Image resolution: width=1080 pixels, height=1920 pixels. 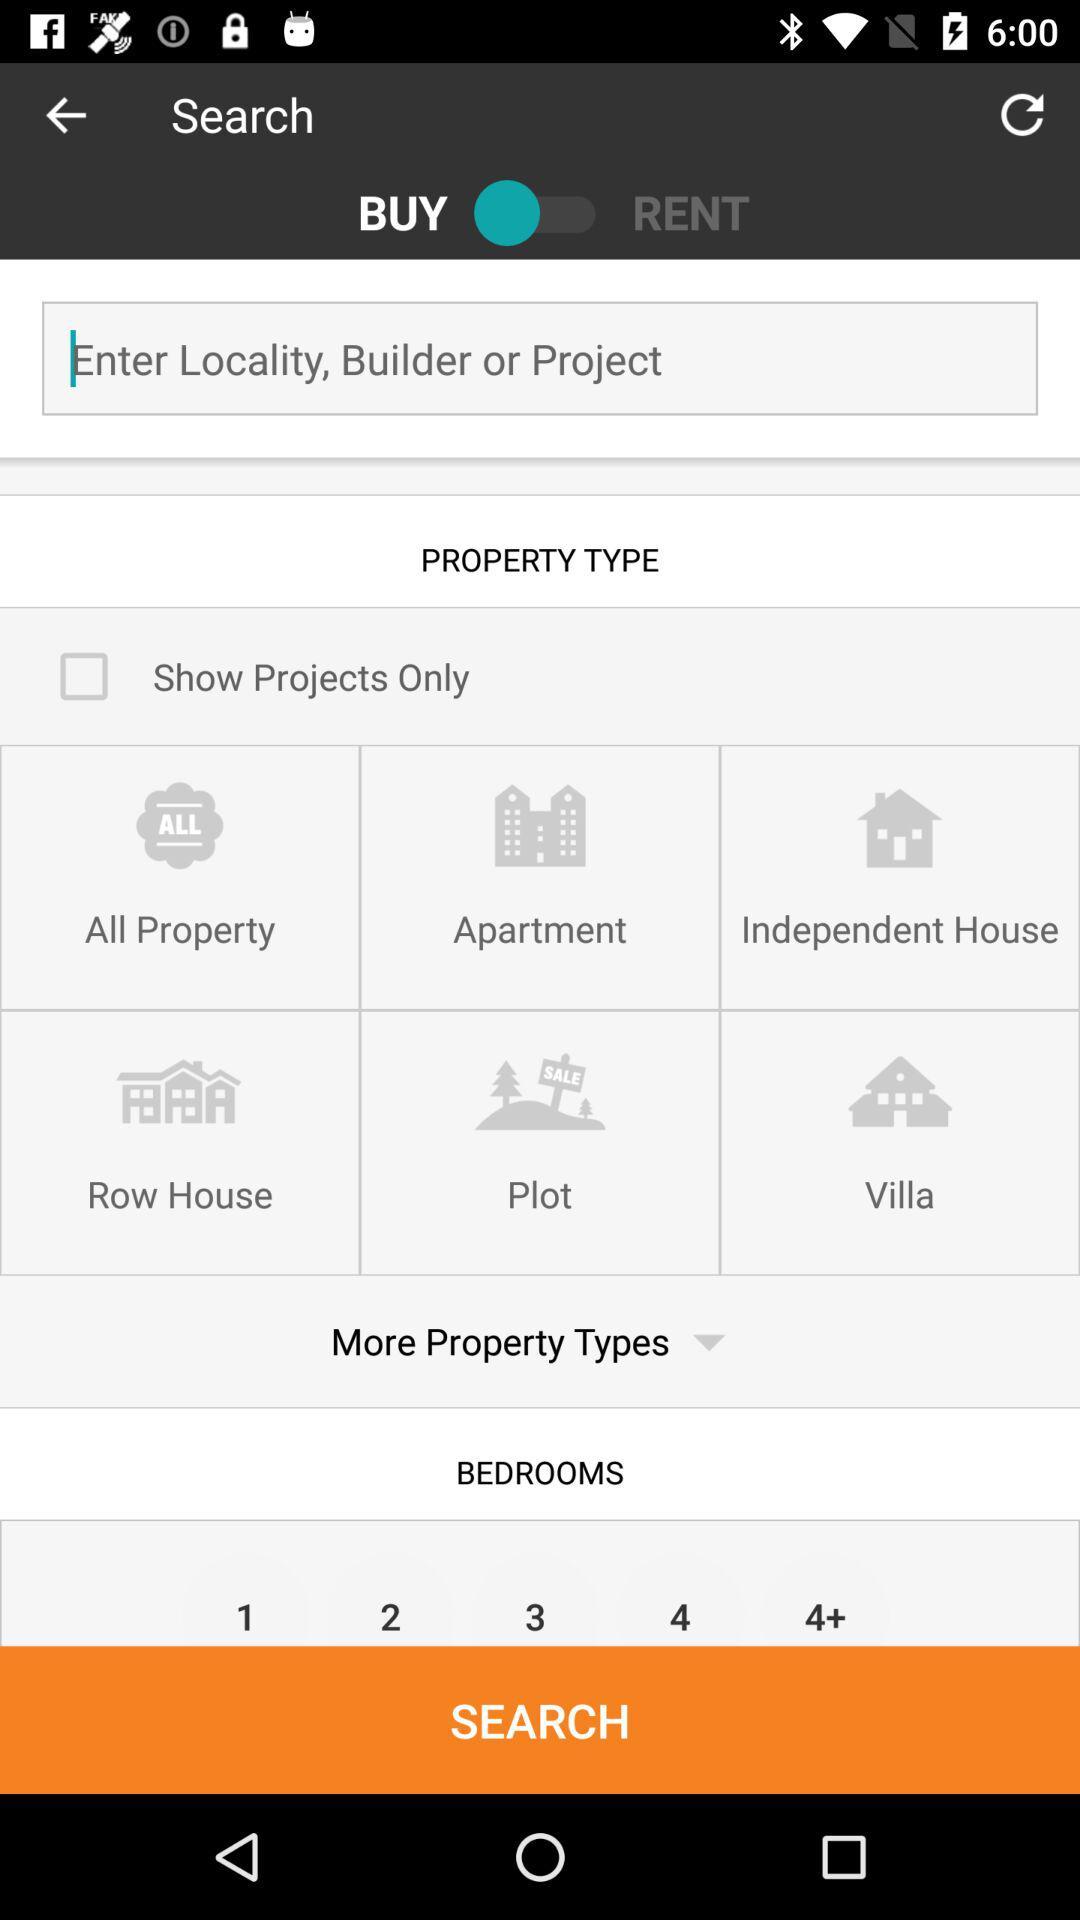 I want to click on the item to the right of the 2 item, so click(x=534, y=1597).